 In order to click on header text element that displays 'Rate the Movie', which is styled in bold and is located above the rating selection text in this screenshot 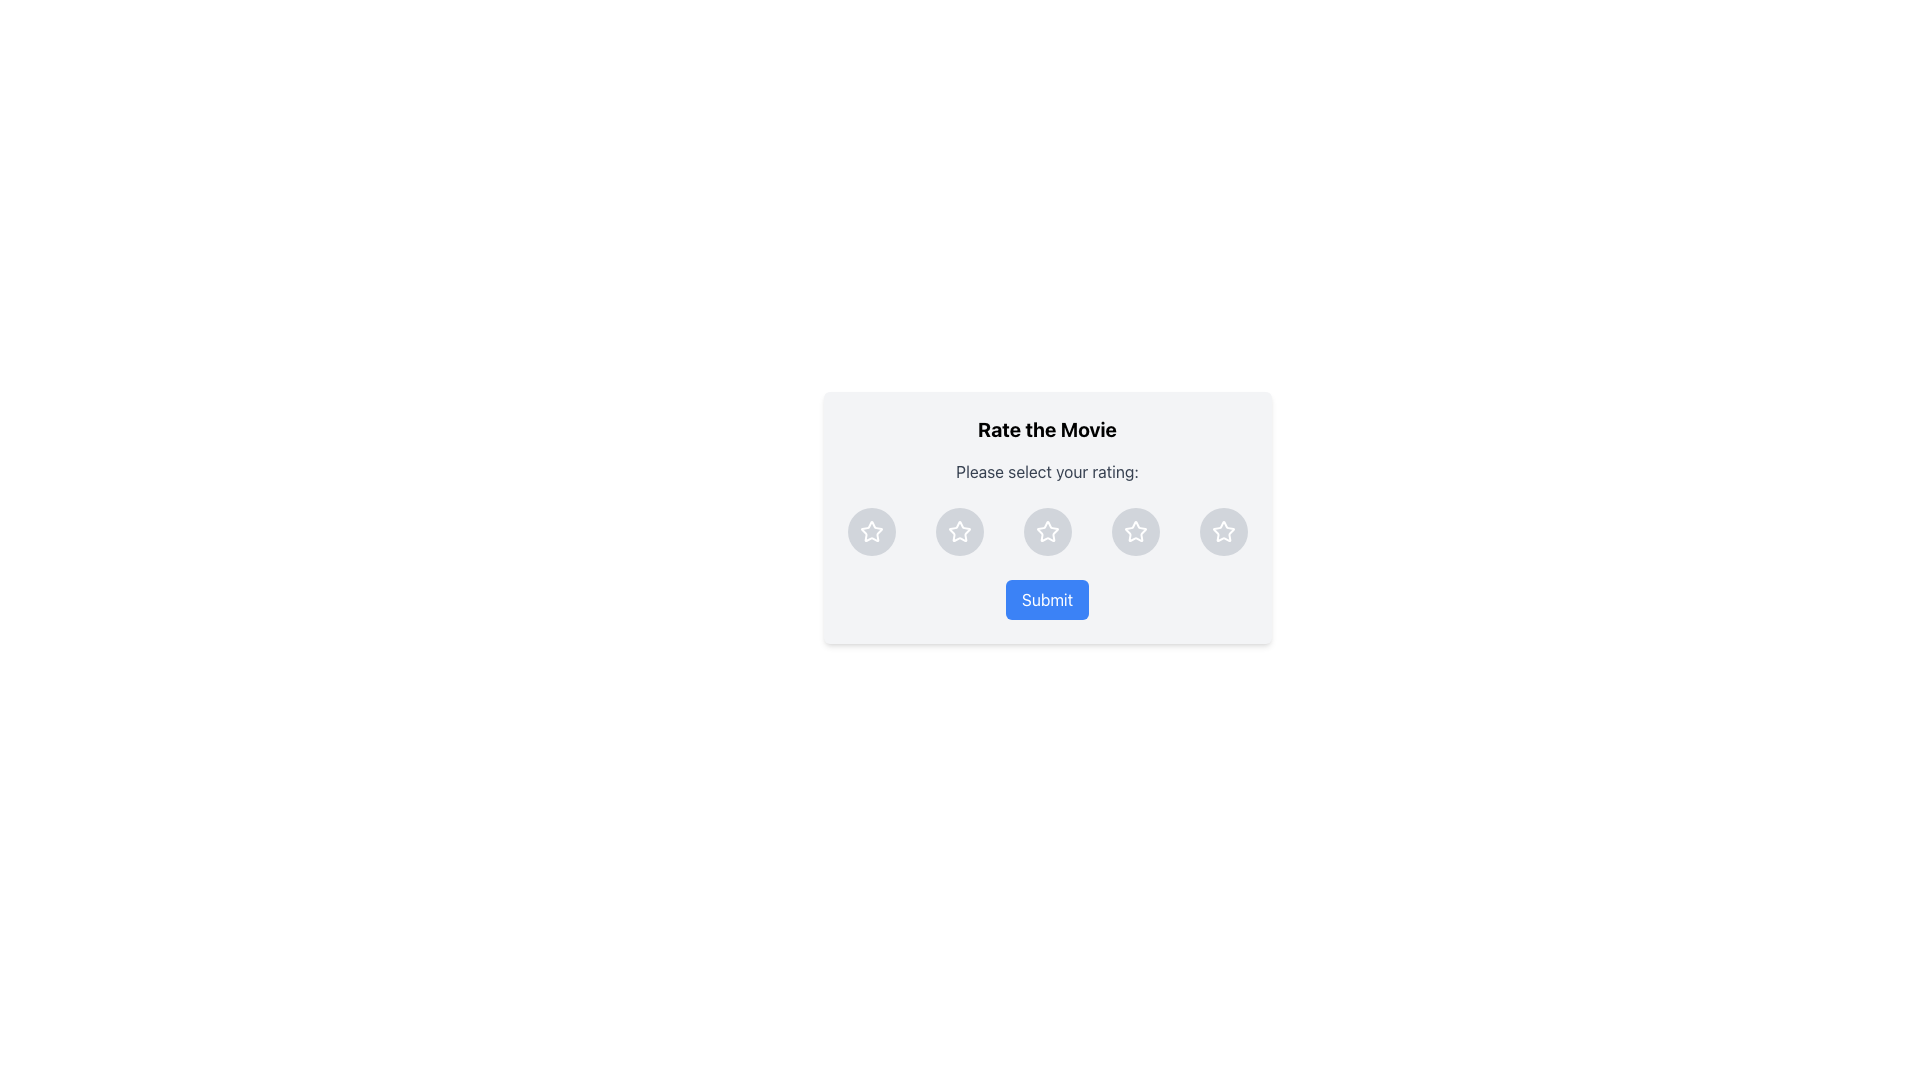, I will do `click(1046, 428)`.